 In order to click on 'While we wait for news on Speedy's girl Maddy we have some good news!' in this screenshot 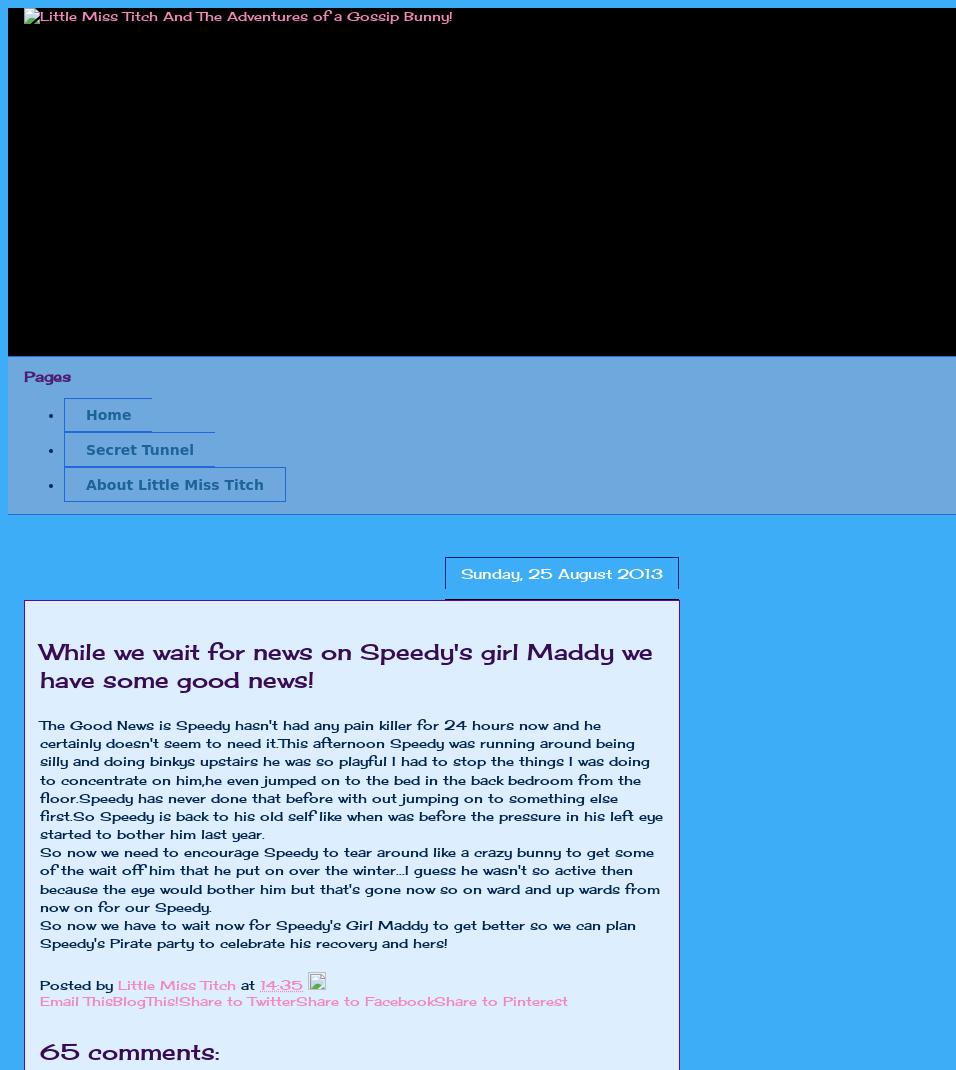, I will do `click(38, 664)`.